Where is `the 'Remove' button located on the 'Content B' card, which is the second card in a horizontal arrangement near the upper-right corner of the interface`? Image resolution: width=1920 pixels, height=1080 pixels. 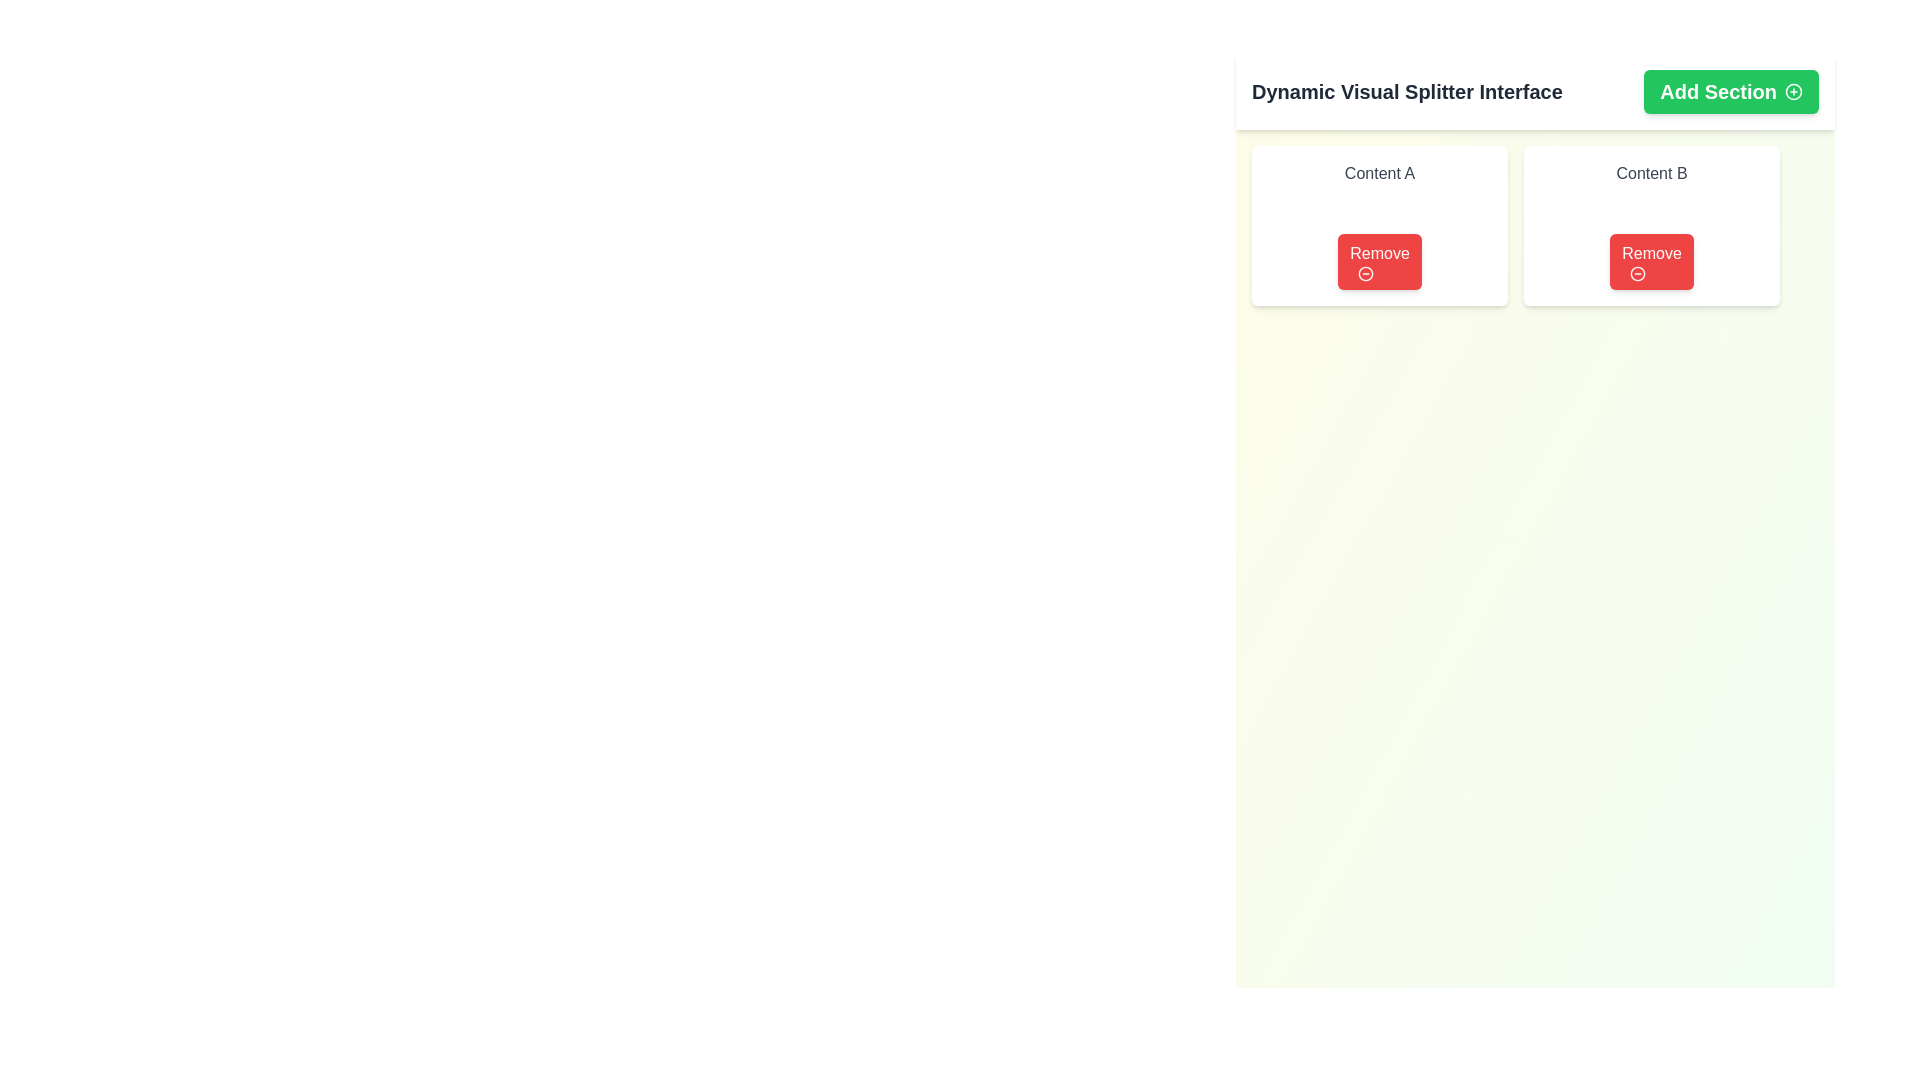
the 'Remove' button located on the 'Content B' card, which is the second card in a horizontal arrangement near the upper-right corner of the interface is located at coordinates (1651, 225).